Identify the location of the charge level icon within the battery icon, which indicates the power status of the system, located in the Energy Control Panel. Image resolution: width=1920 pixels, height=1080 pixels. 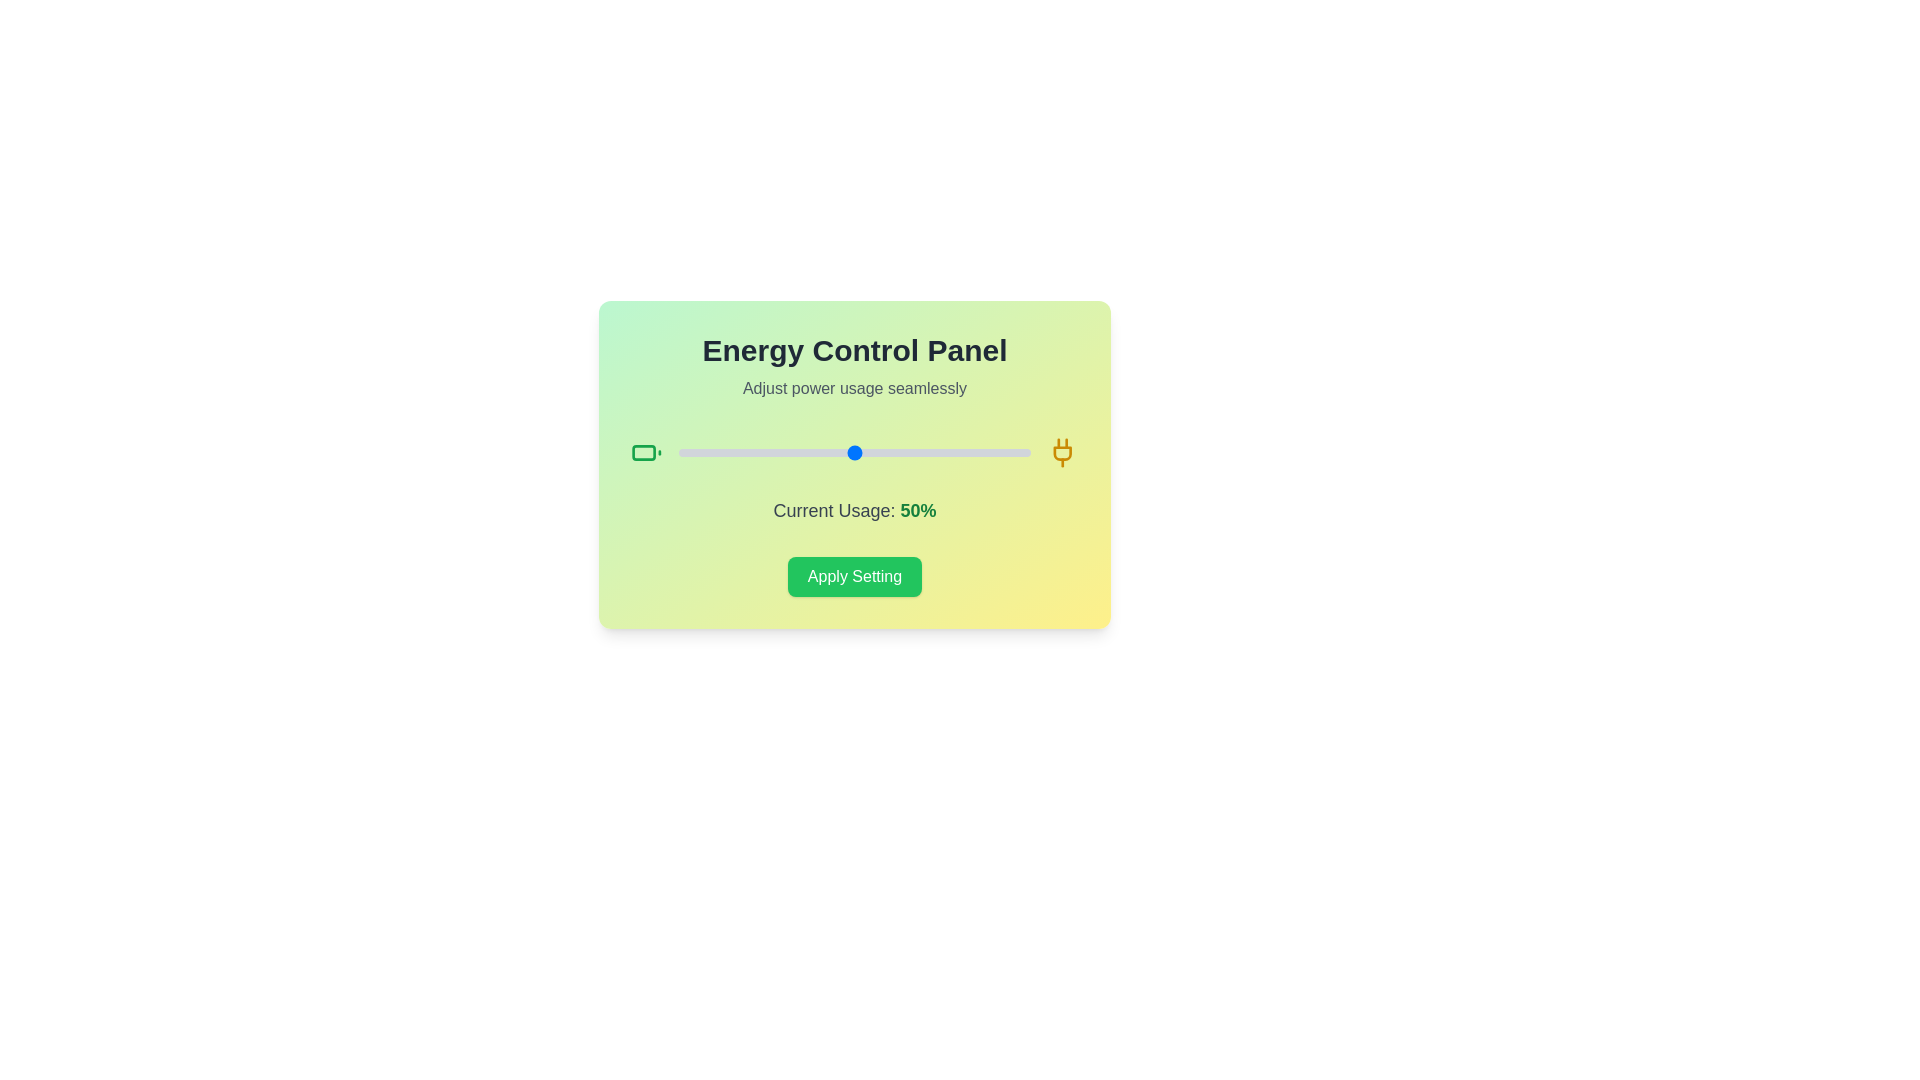
(644, 452).